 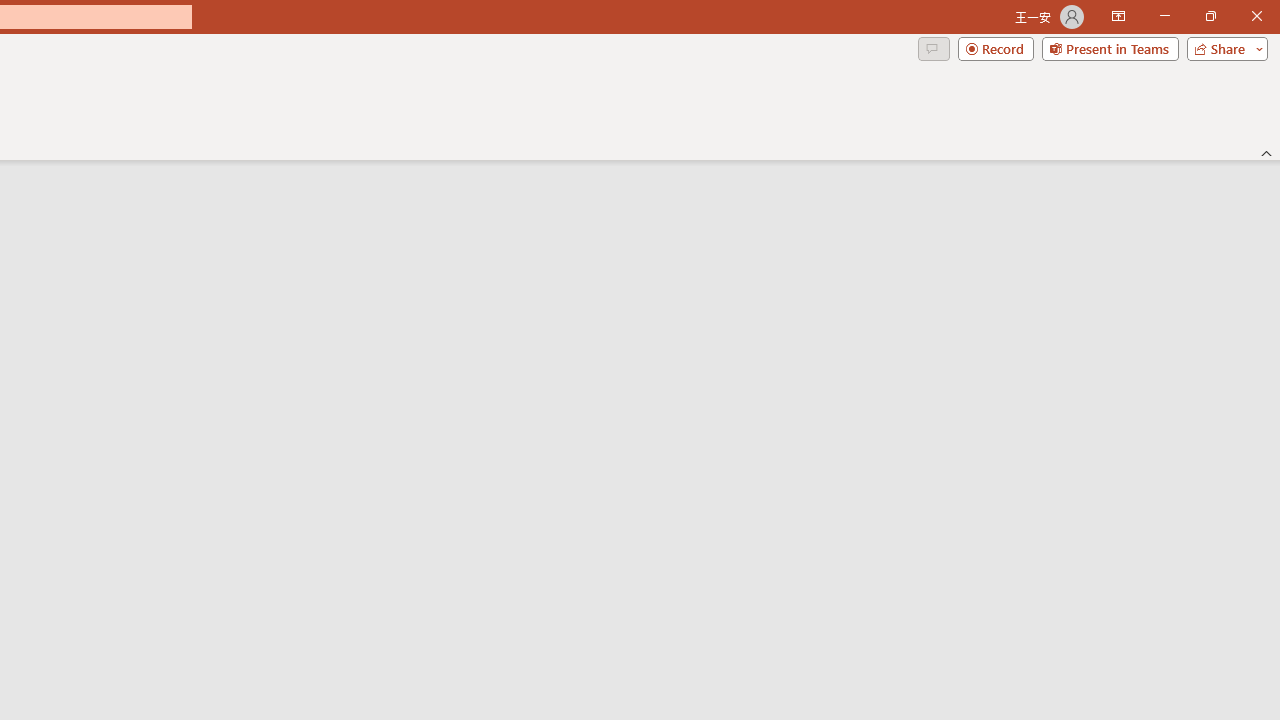 I want to click on 'Close', so click(x=1255, y=16).